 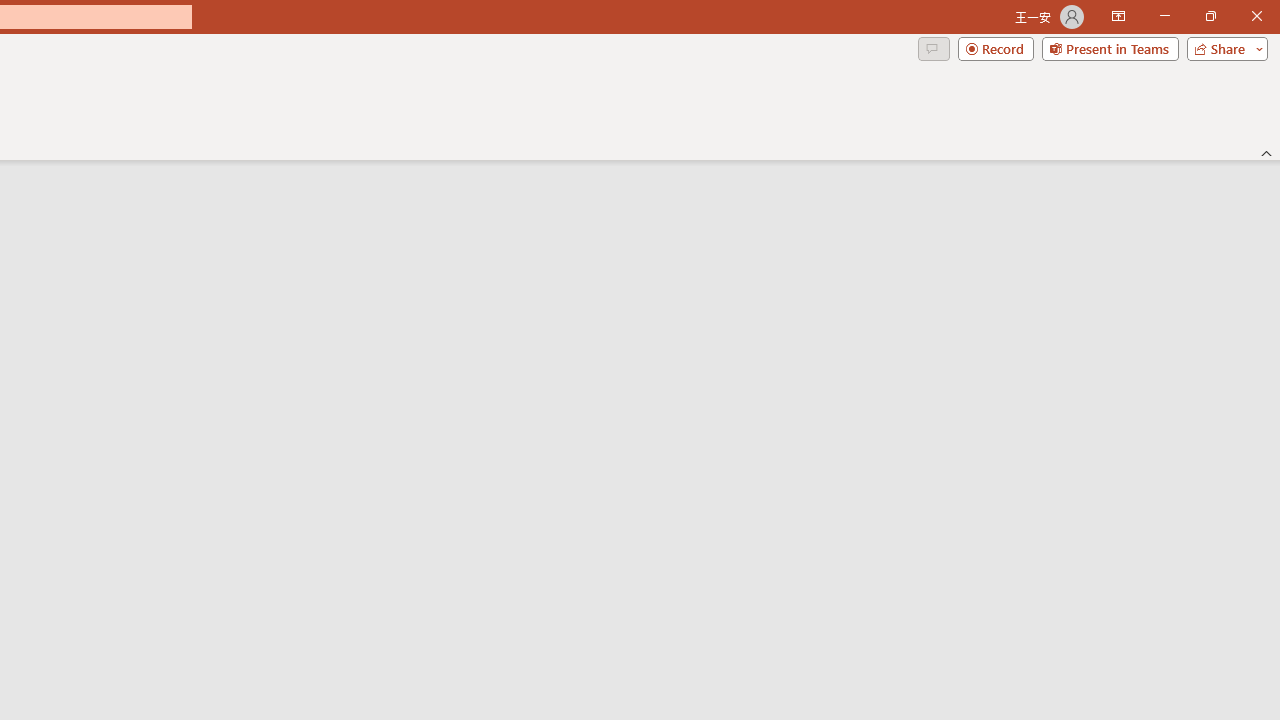 I want to click on 'Close', so click(x=1255, y=16).